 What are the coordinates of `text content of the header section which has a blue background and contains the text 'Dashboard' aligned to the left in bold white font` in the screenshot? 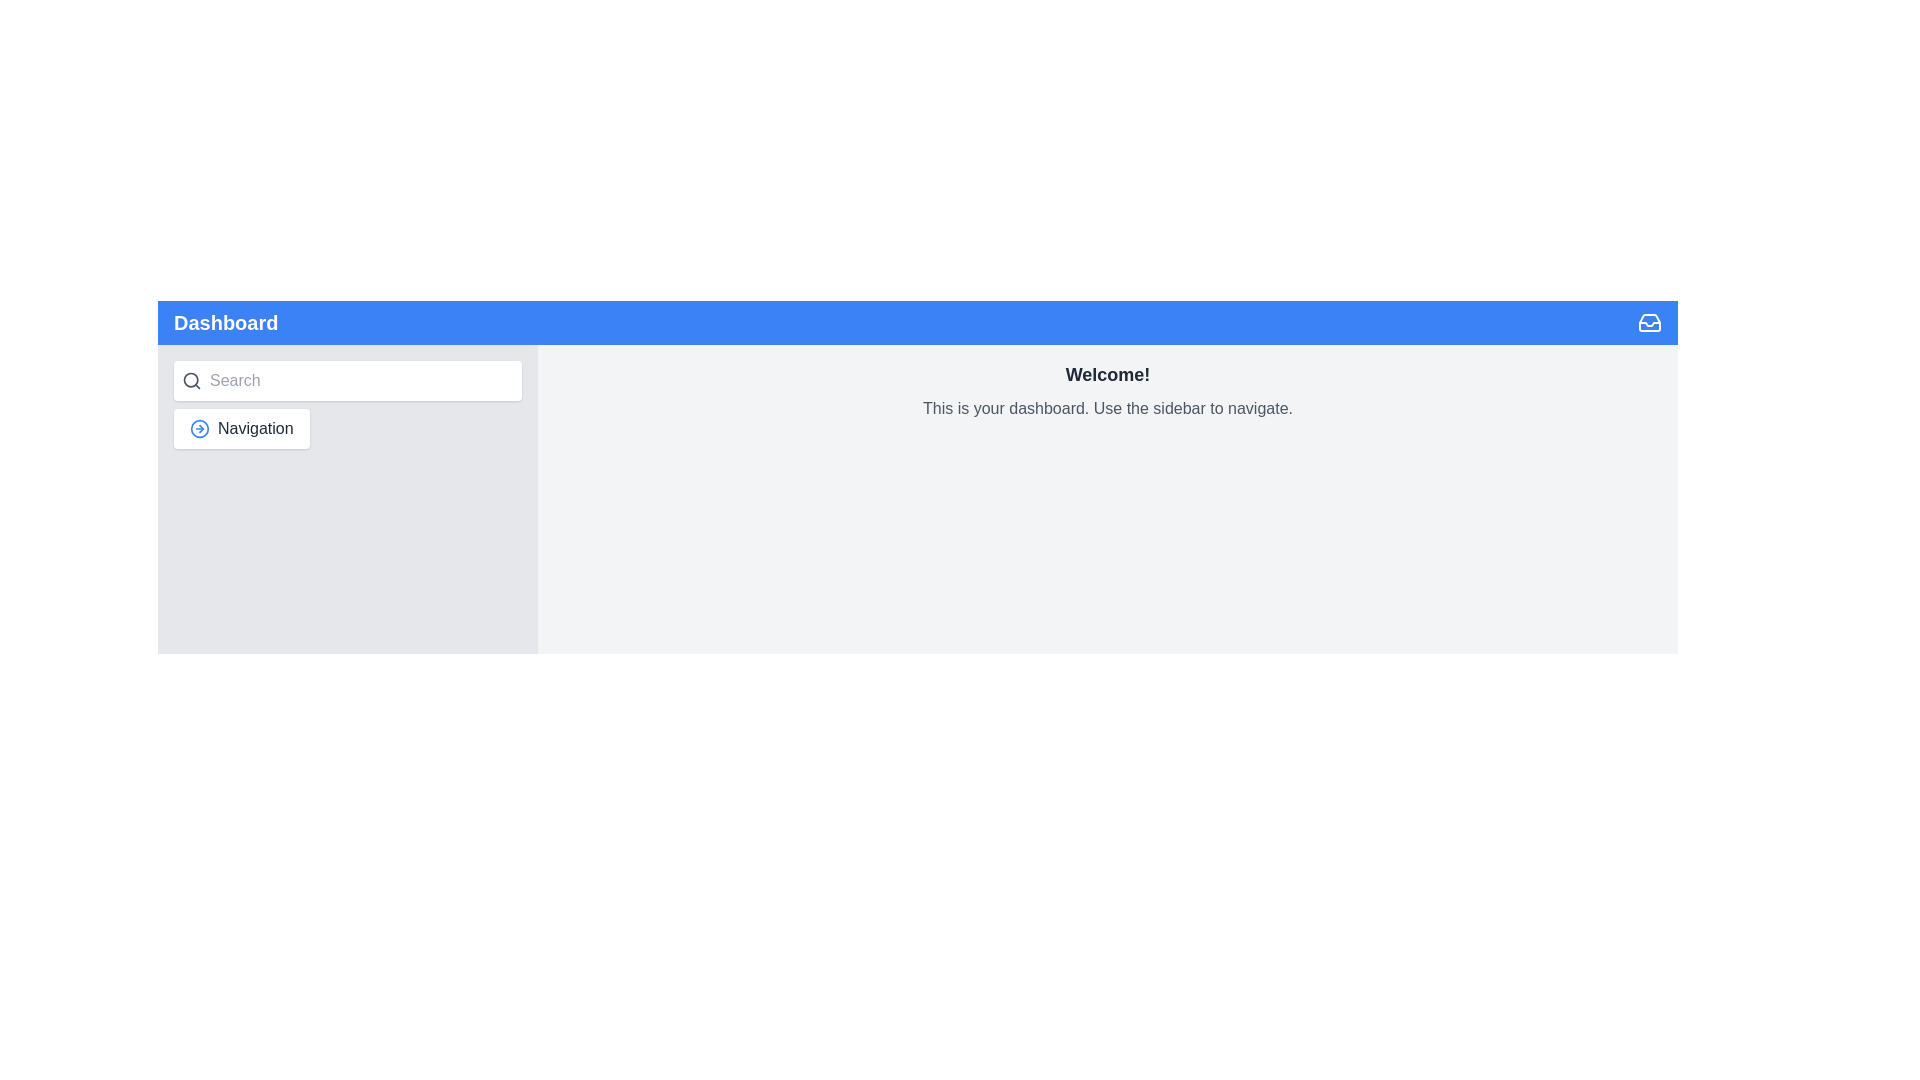 It's located at (916, 322).